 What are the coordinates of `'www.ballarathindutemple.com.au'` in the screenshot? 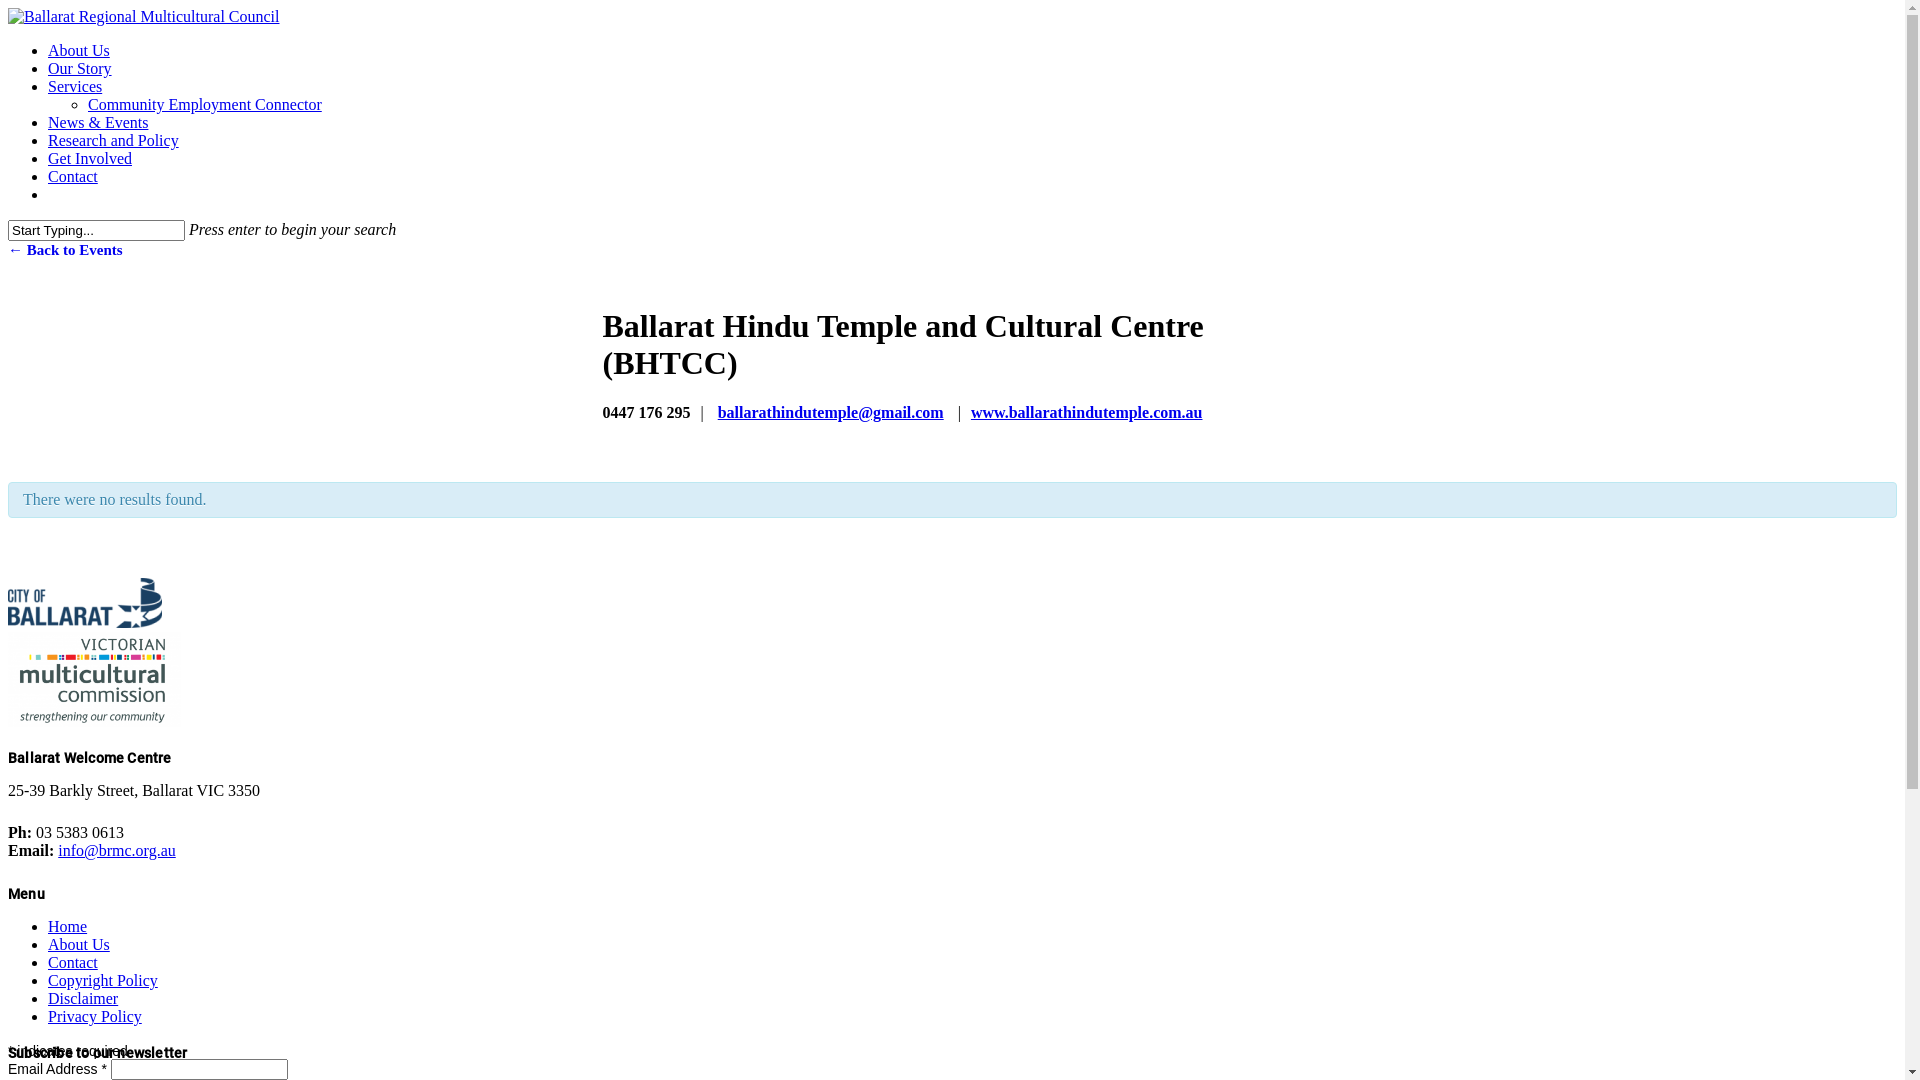 It's located at (970, 411).